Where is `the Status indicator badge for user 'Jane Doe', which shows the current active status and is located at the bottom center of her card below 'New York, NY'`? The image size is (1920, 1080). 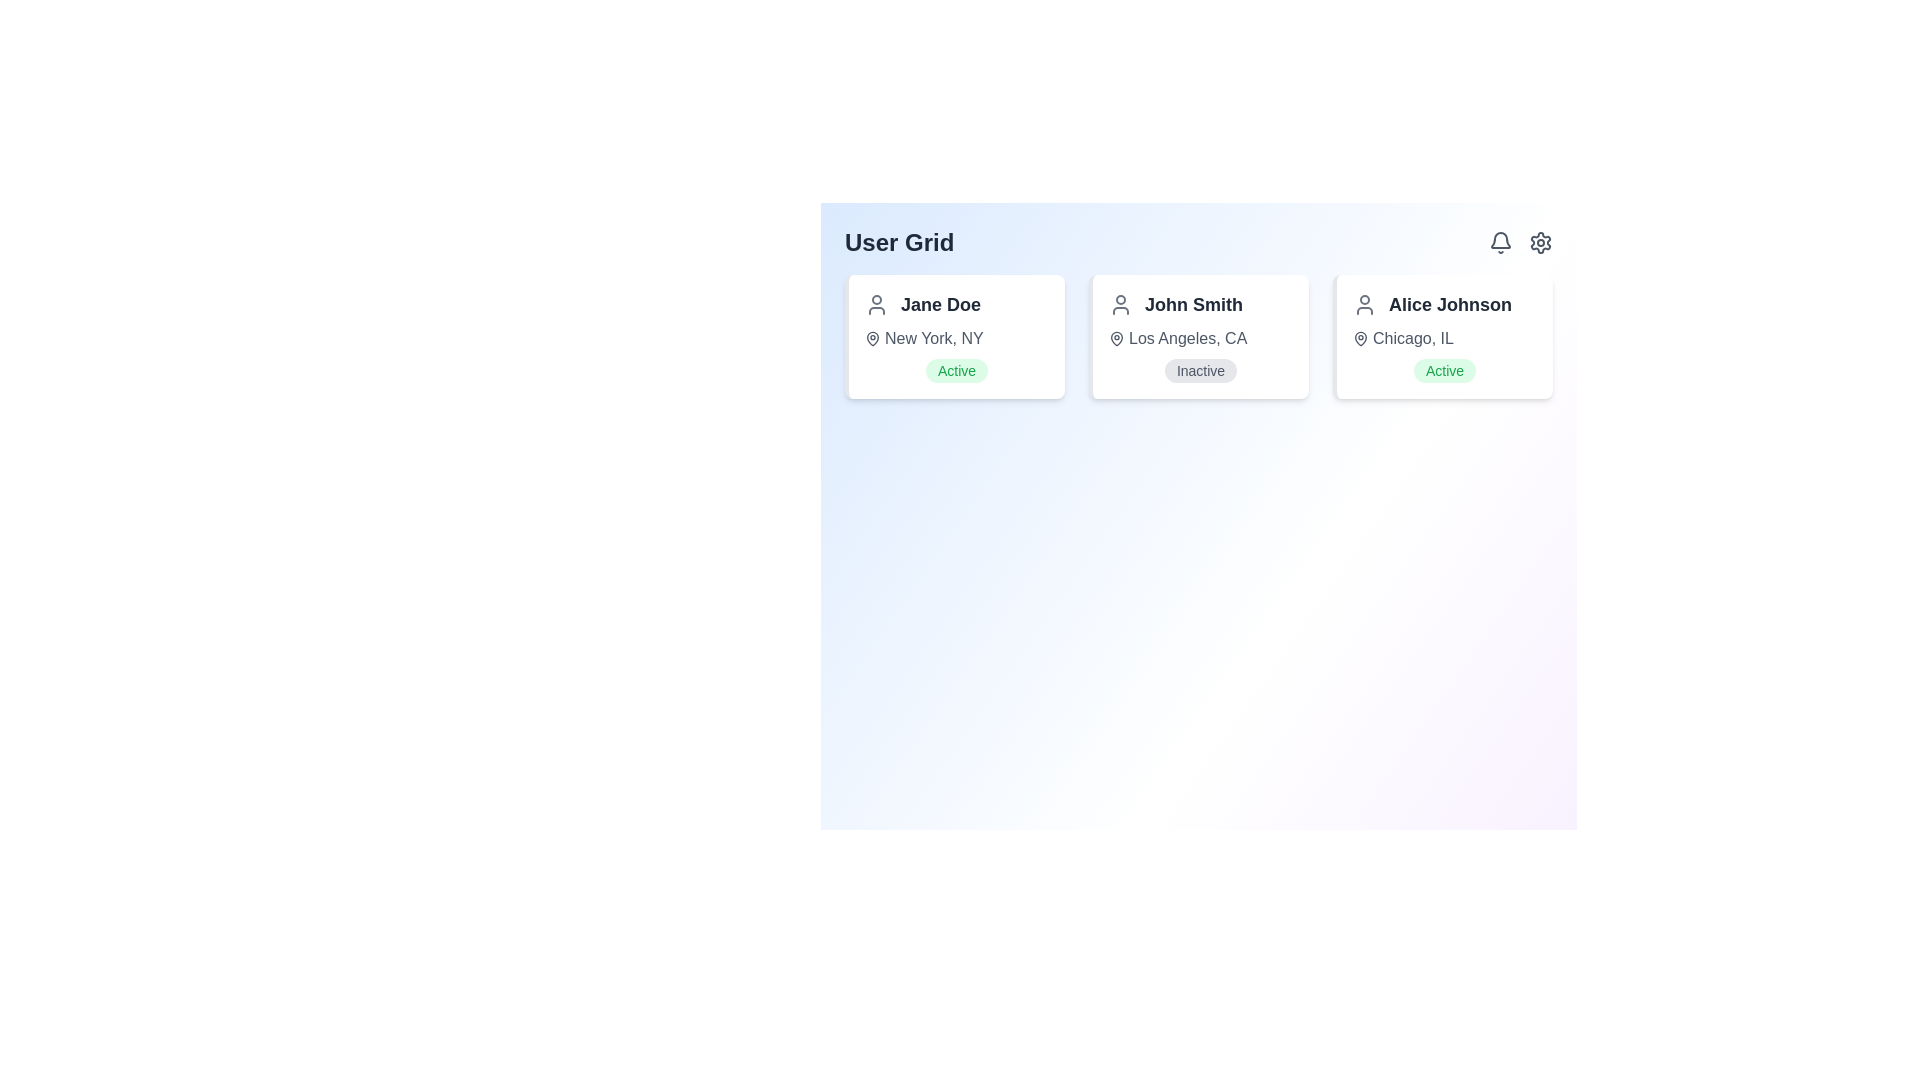 the Status indicator badge for user 'Jane Doe', which shows the current active status and is located at the bottom center of her card below 'New York, NY' is located at coordinates (955, 370).